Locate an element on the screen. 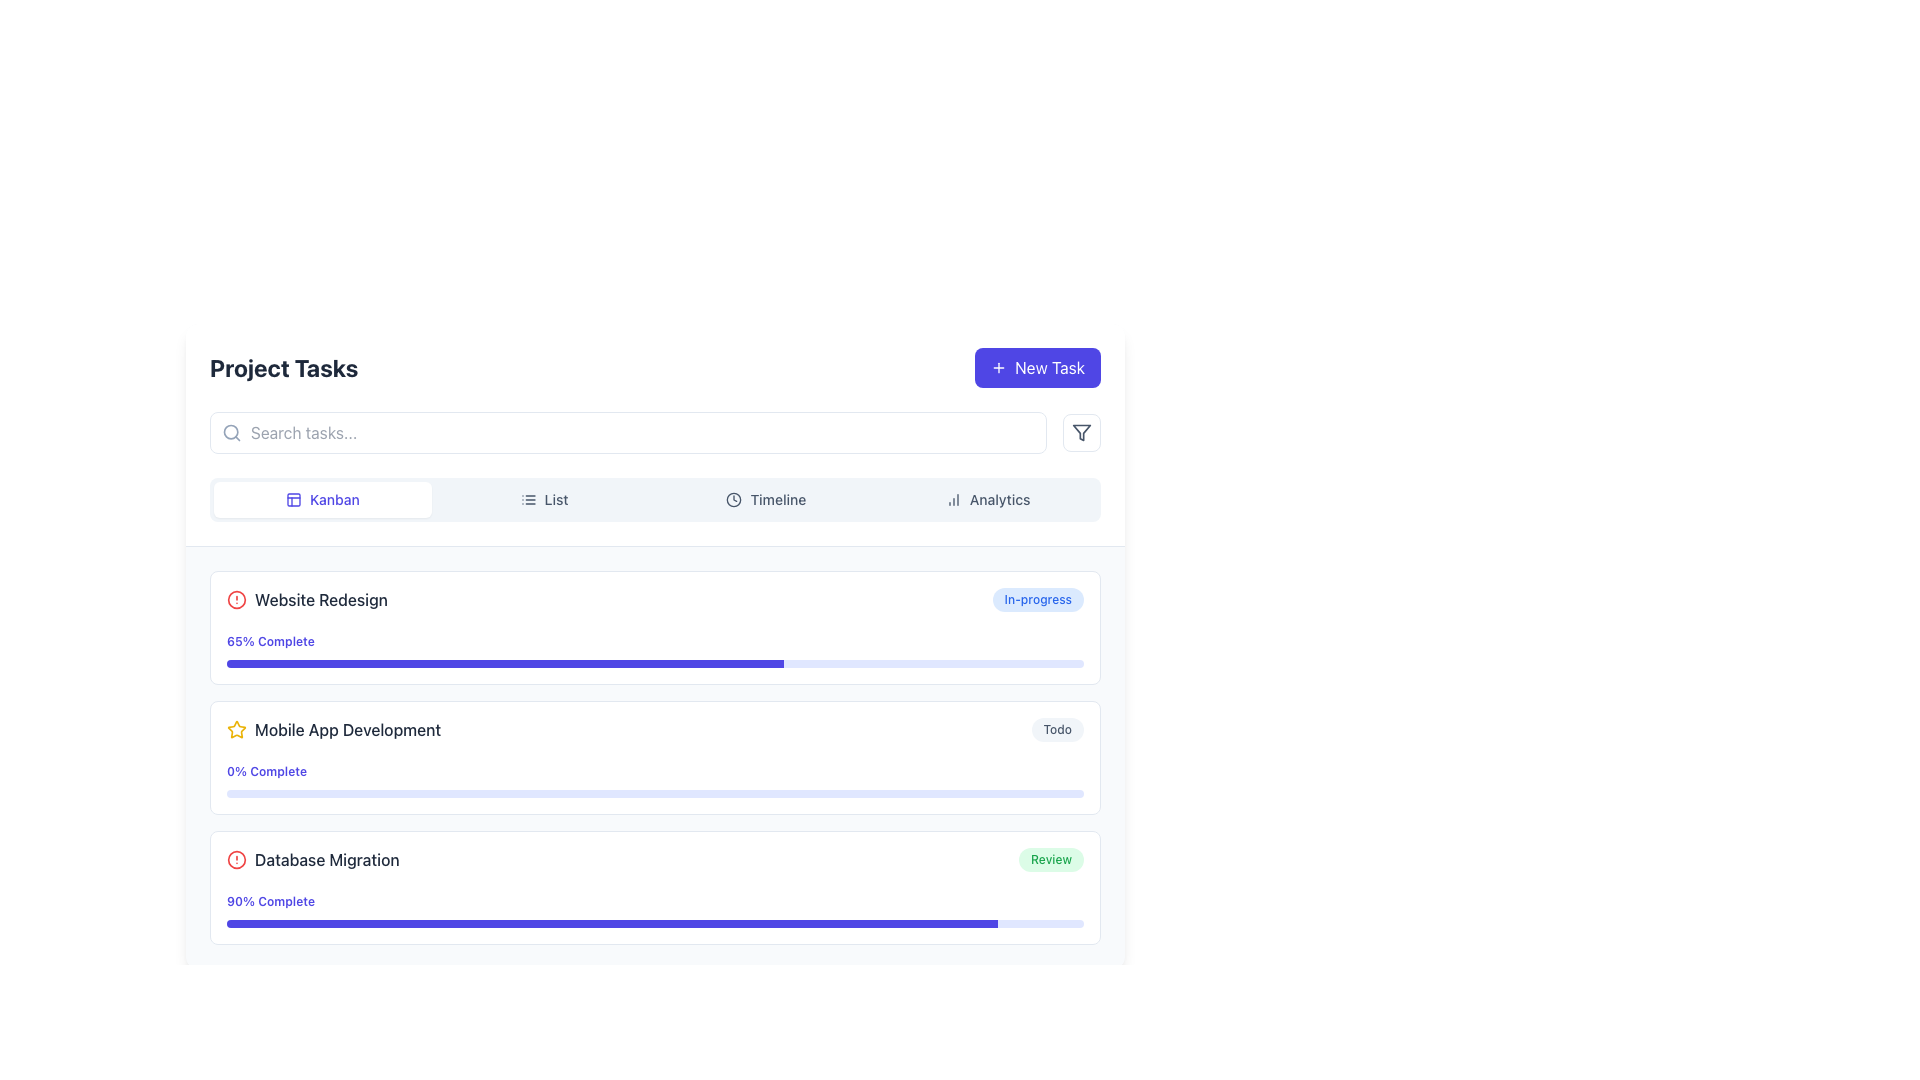 This screenshot has width=1920, height=1080. the progress bar indicating 0% completion in the Mobile App Development section is located at coordinates (655, 793).